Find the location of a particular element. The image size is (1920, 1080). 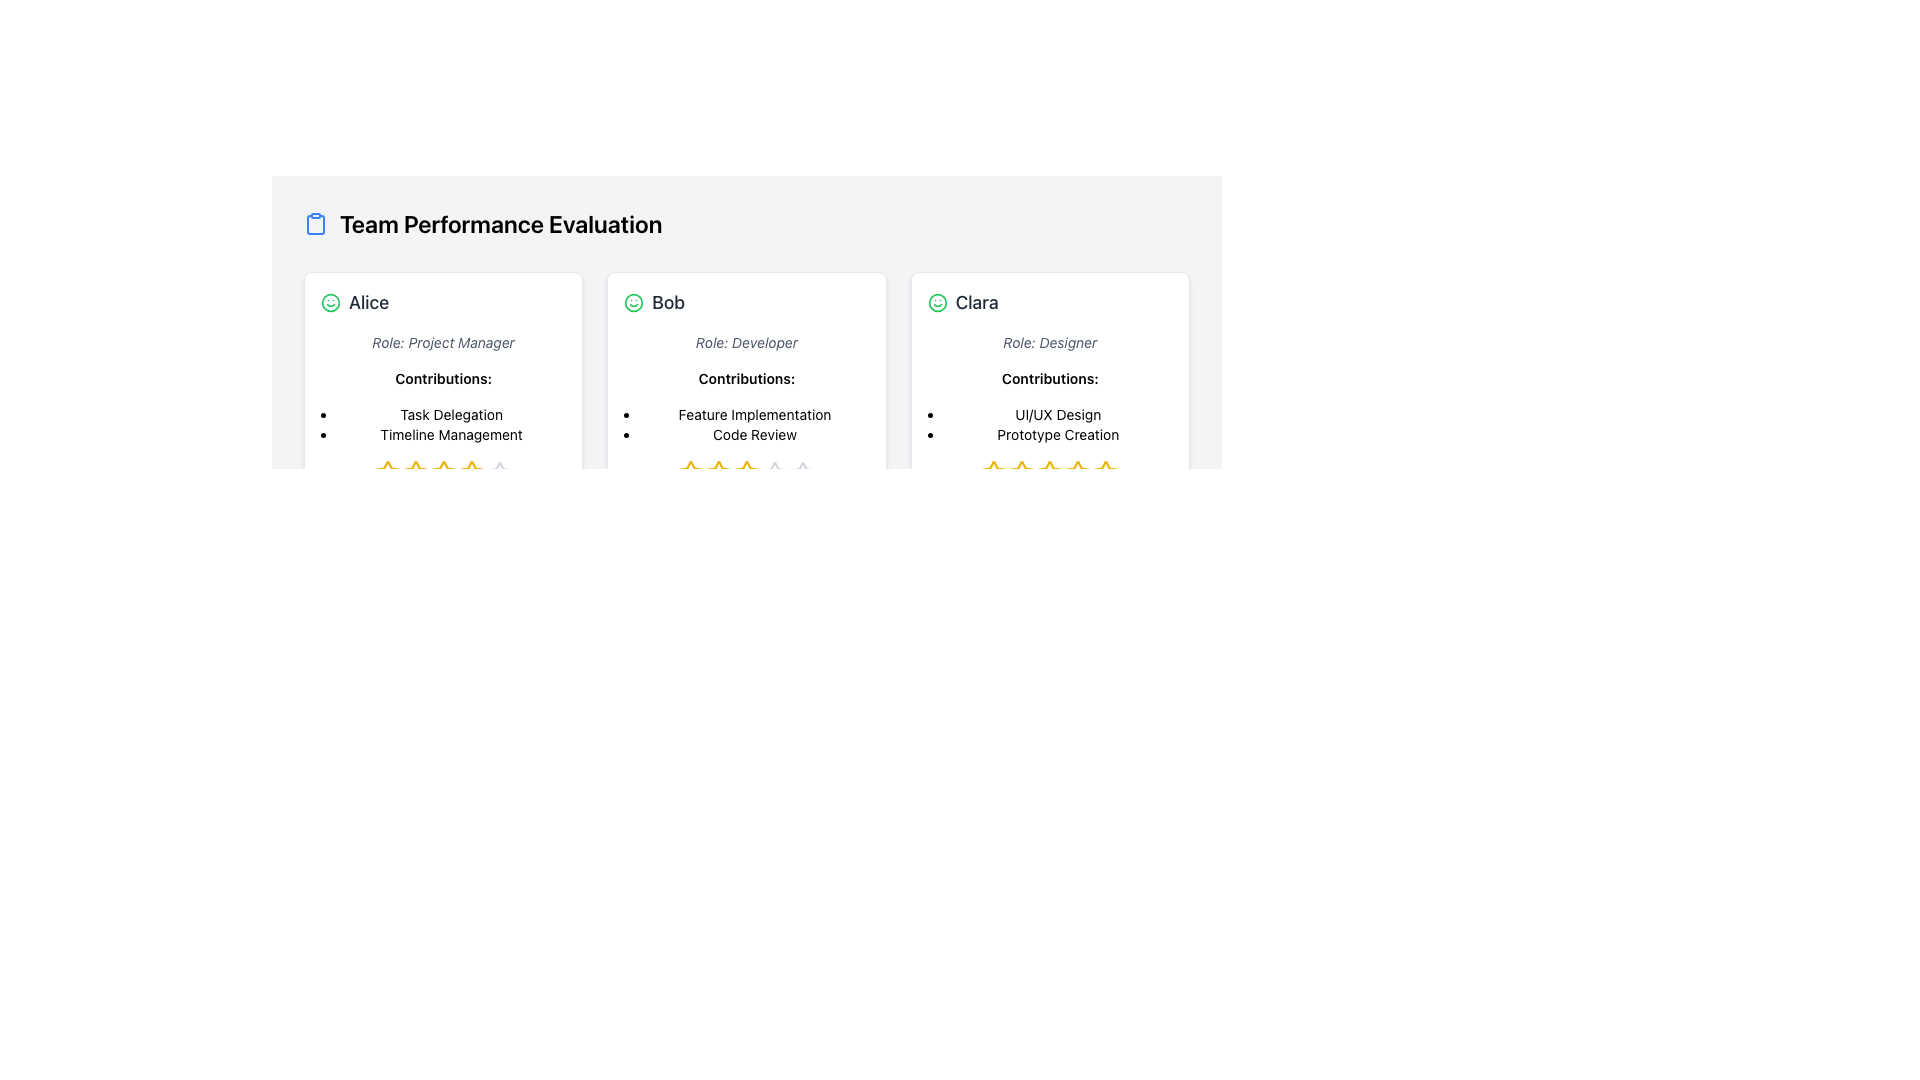

the third star icon from the left in the rating system below Bob's profile card is located at coordinates (719, 472).